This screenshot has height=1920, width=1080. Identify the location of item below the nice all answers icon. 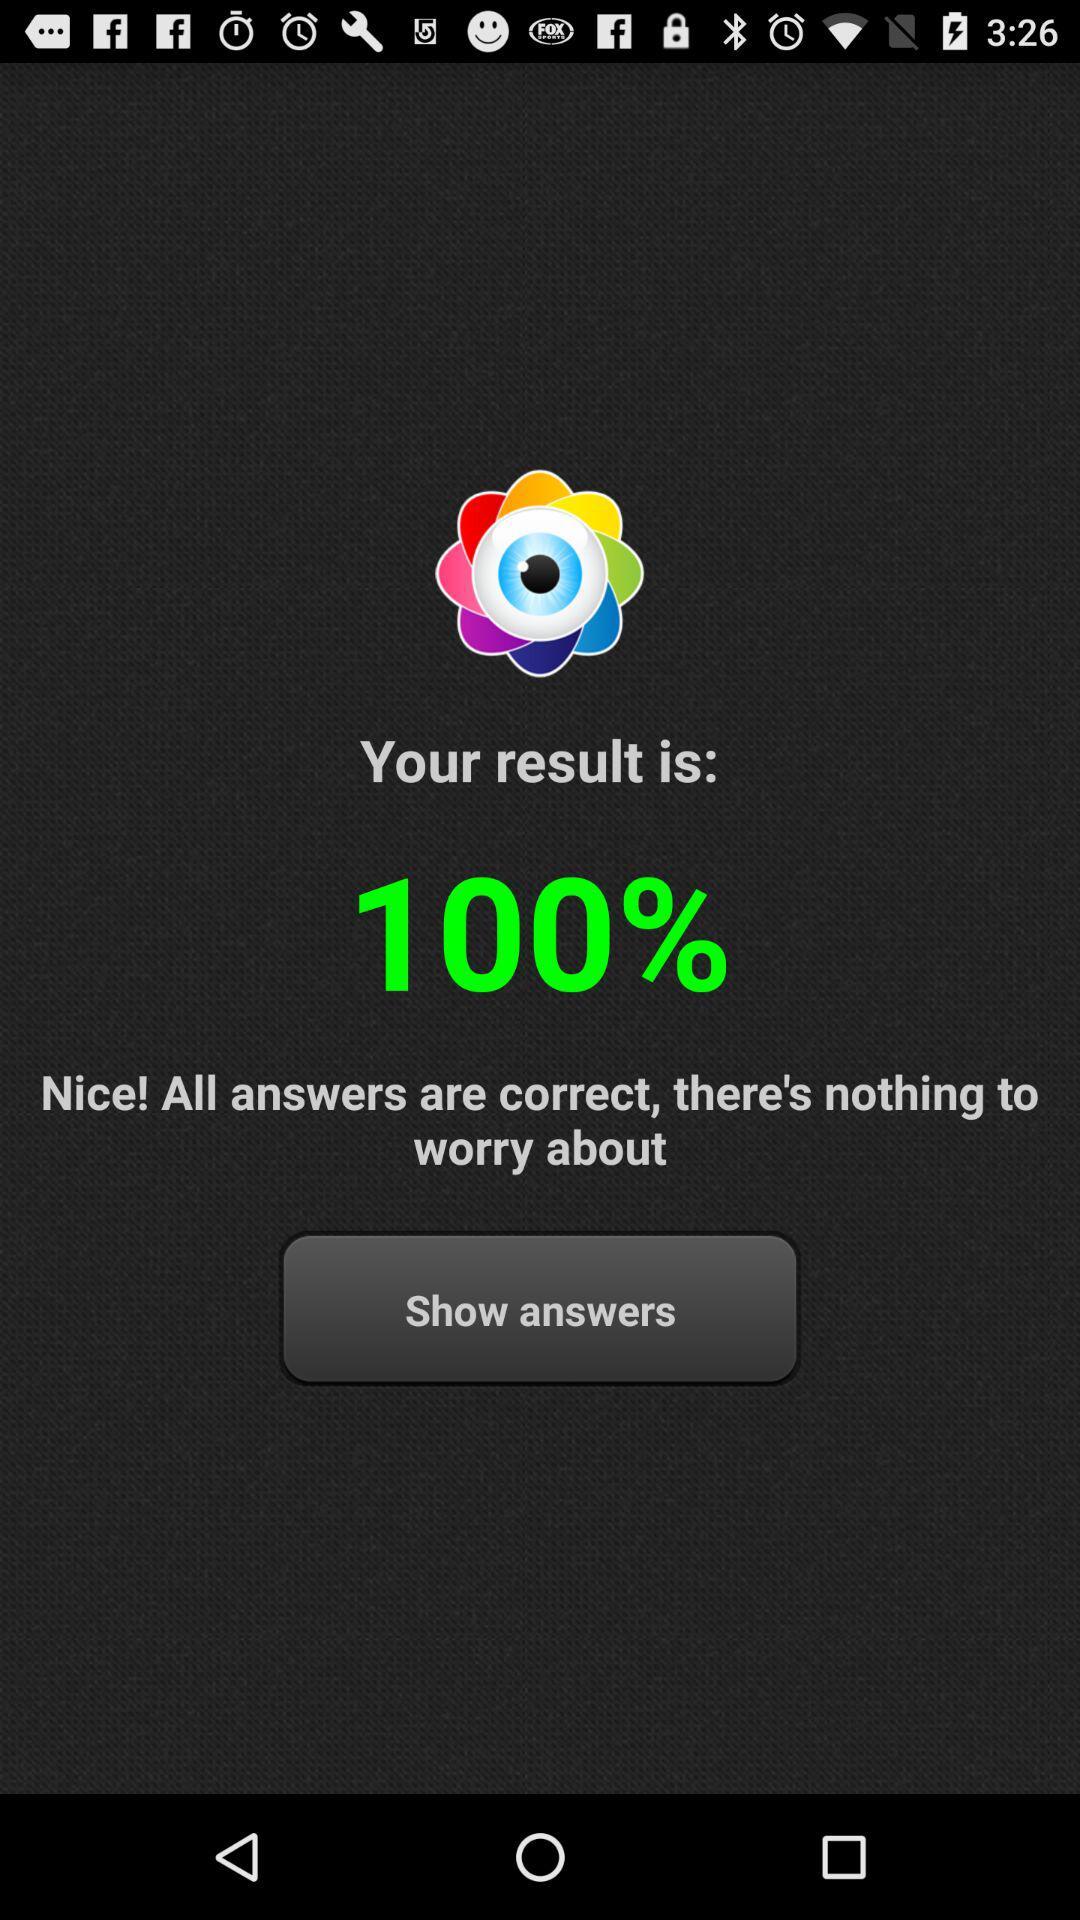
(540, 1309).